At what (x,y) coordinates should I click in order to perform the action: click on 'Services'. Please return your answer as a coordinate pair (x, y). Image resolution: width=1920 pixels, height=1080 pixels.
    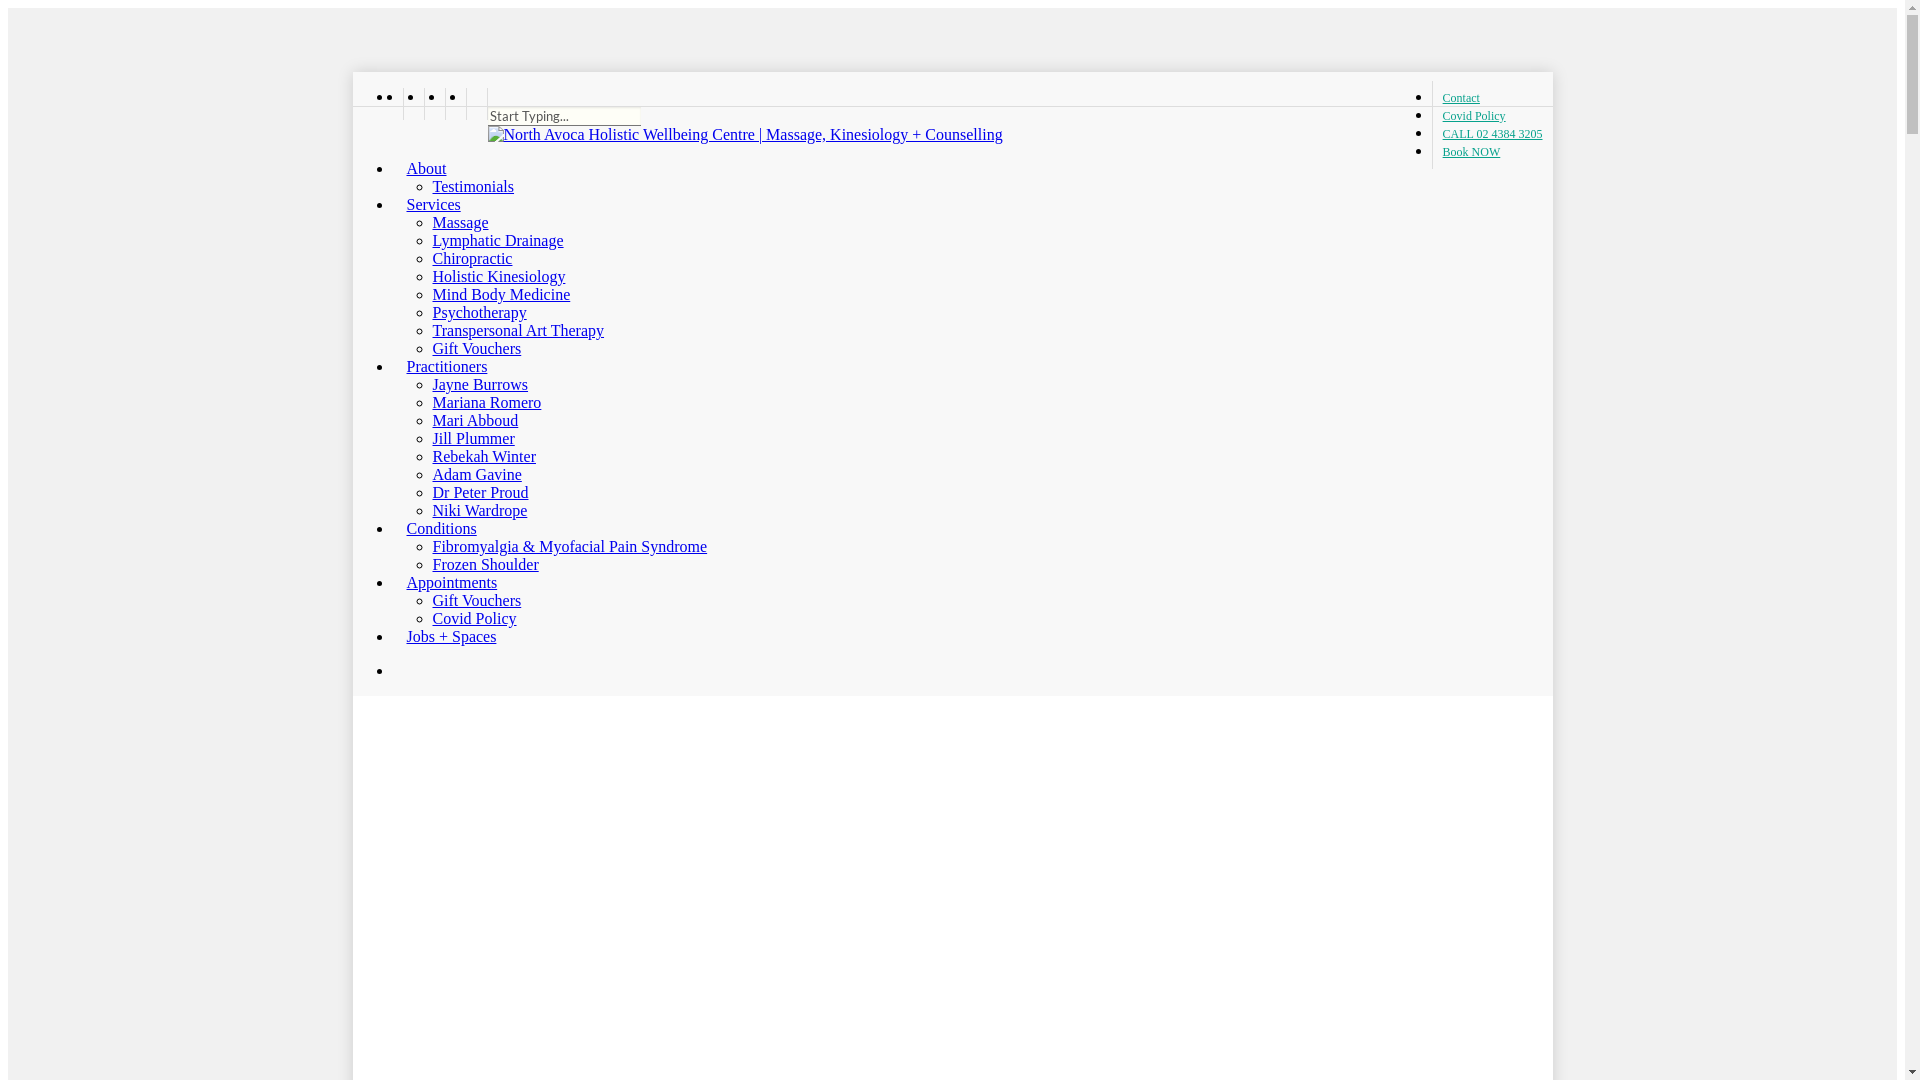
    Looking at the image, I should click on (425, 204).